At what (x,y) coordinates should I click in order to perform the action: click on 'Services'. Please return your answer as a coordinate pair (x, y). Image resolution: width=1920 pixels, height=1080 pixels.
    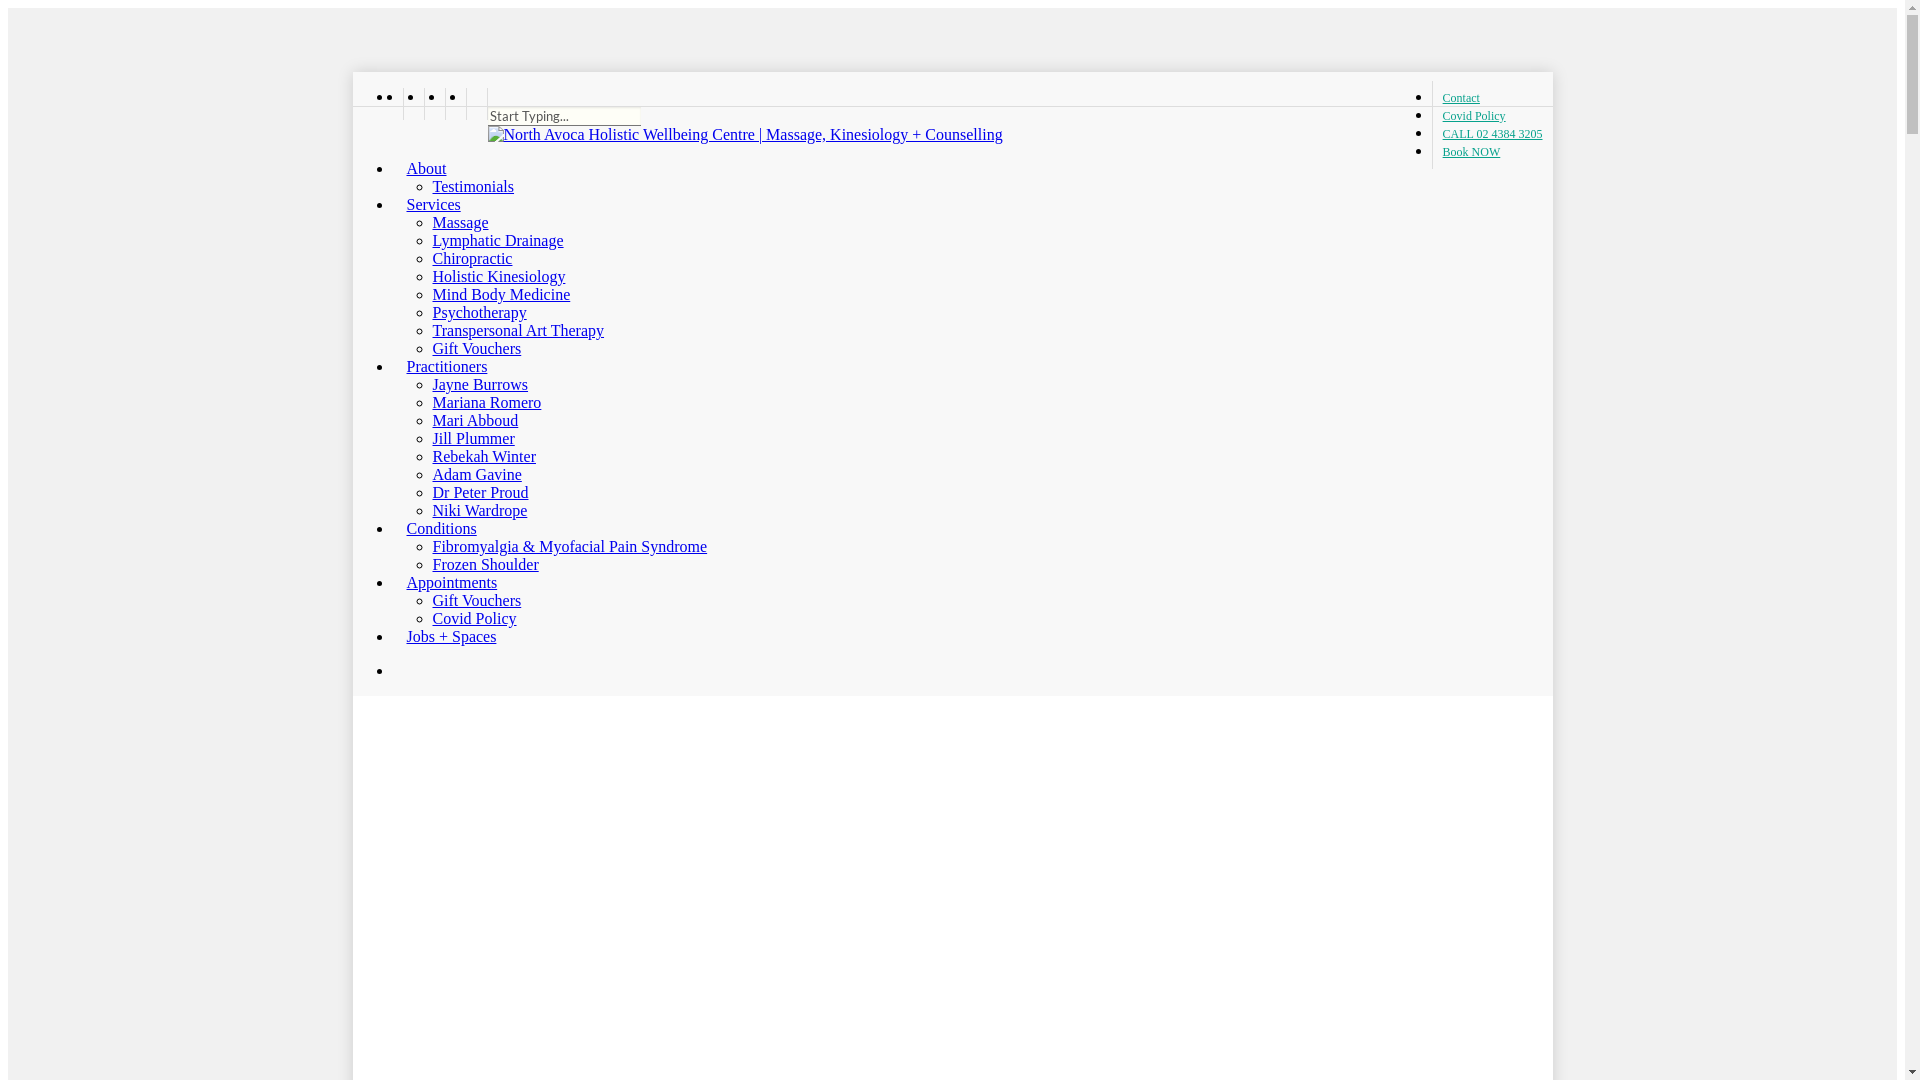
    Looking at the image, I should click on (425, 204).